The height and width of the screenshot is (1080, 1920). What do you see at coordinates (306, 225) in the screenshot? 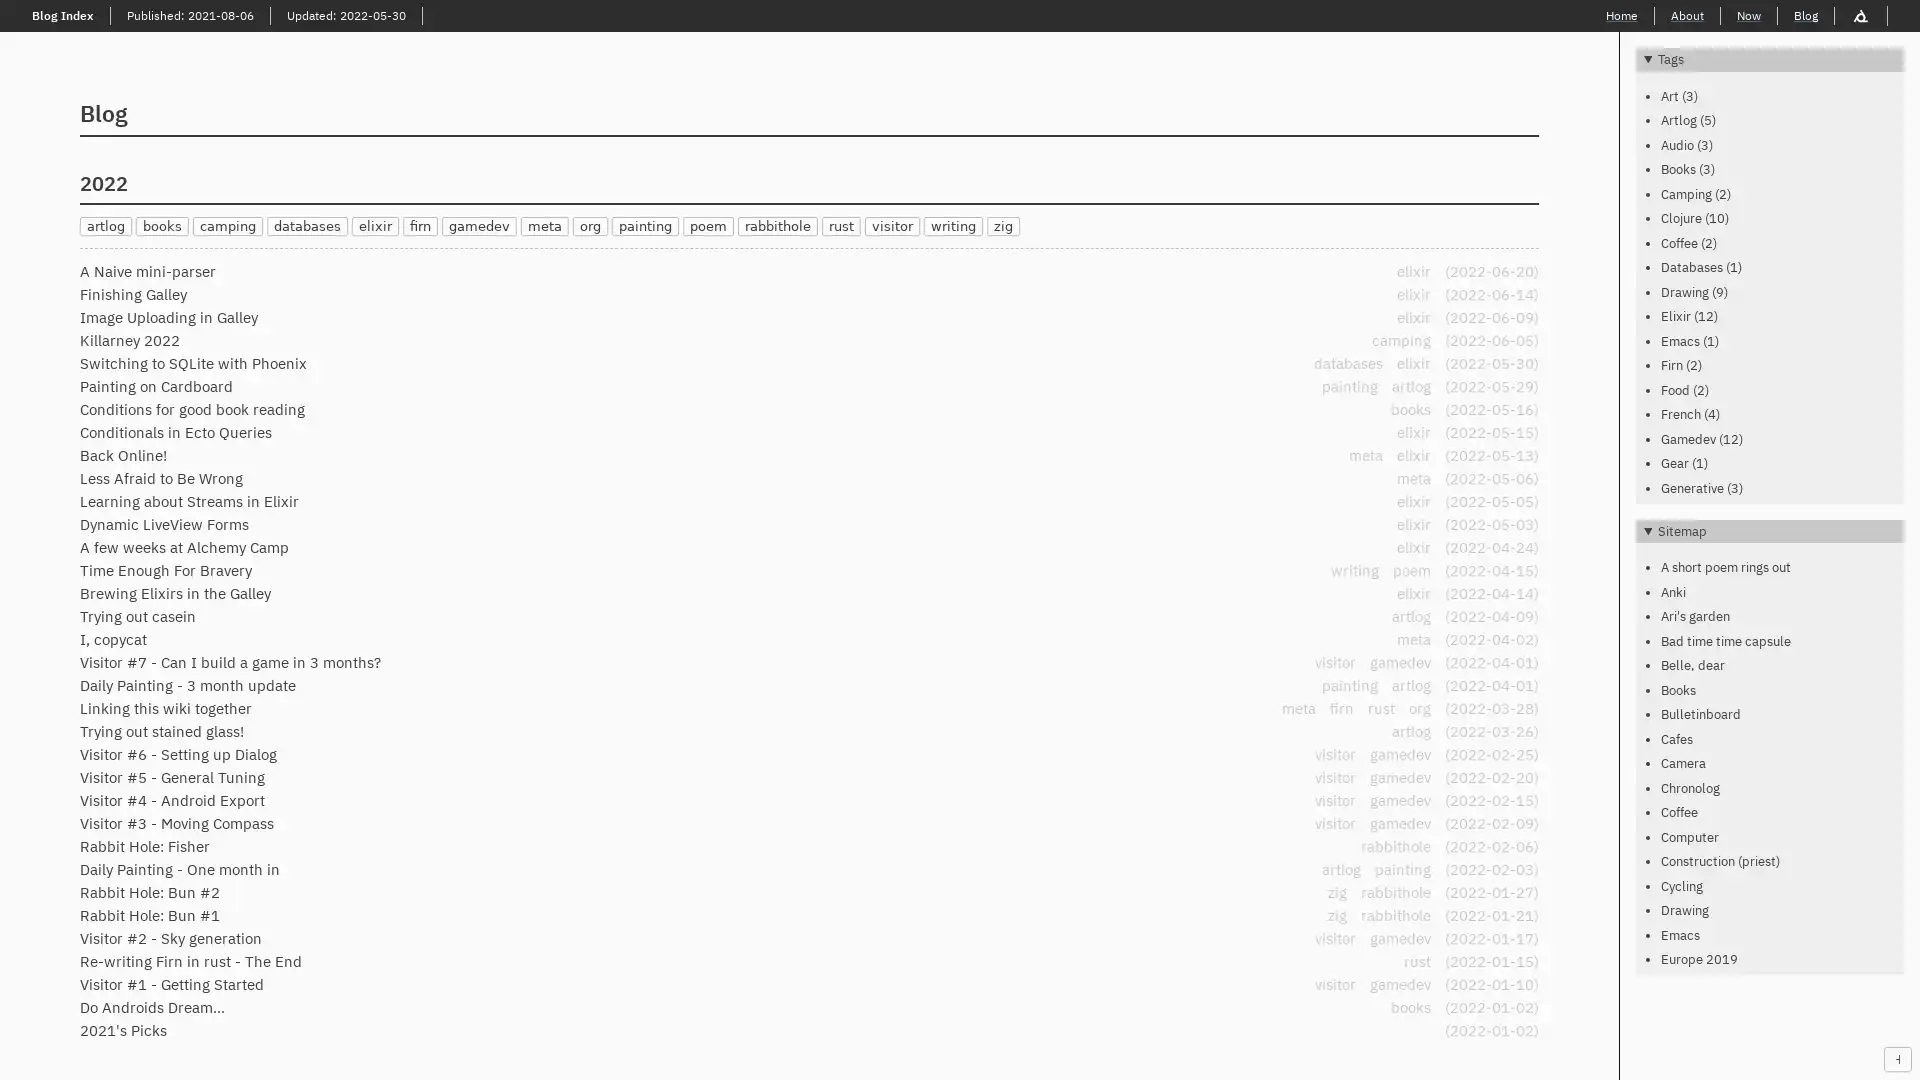
I see `databases` at bounding box center [306, 225].